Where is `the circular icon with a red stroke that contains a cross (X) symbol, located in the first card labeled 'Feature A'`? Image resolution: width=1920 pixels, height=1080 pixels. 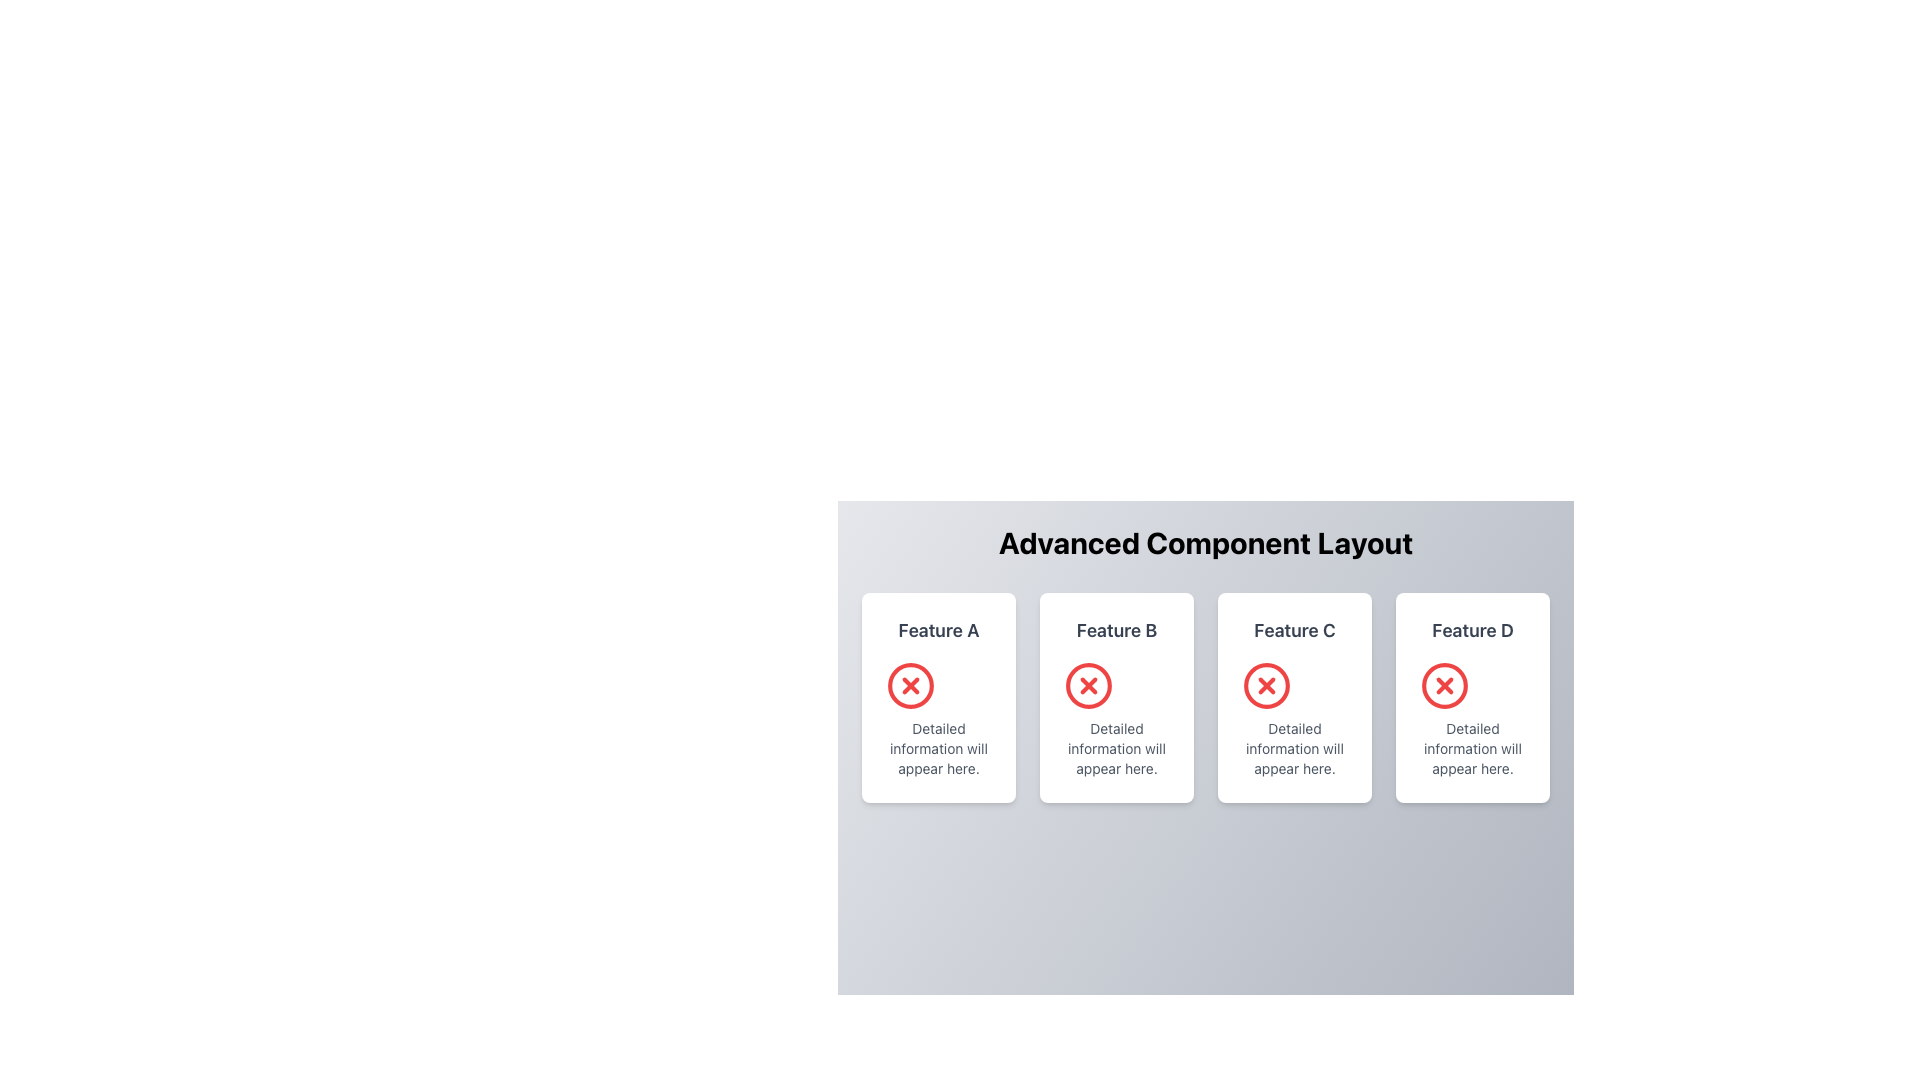
the circular icon with a red stroke that contains a cross (X) symbol, located in the first card labeled 'Feature A' is located at coordinates (910, 685).